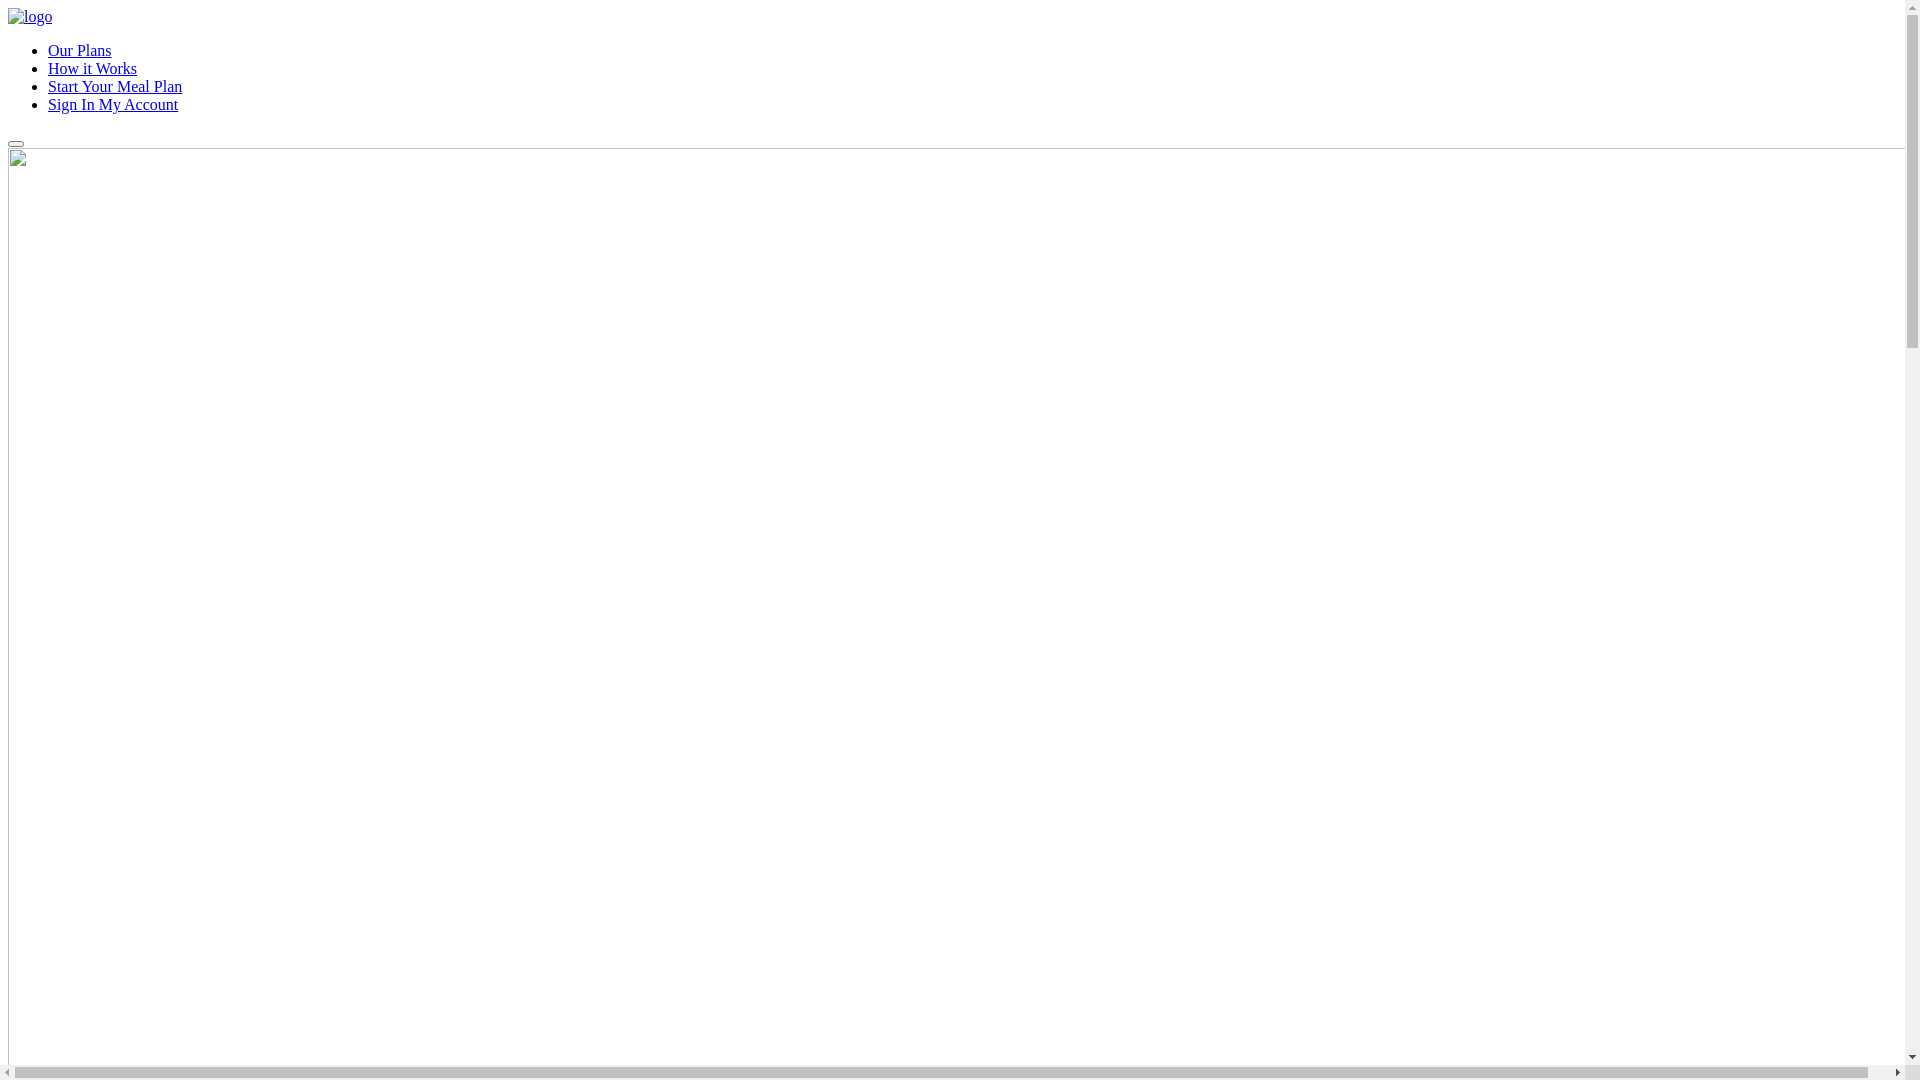 Image resolution: width=1920 pixels, height=1080 pixels. I want to click on 'Our Plans', so click(80, 49).